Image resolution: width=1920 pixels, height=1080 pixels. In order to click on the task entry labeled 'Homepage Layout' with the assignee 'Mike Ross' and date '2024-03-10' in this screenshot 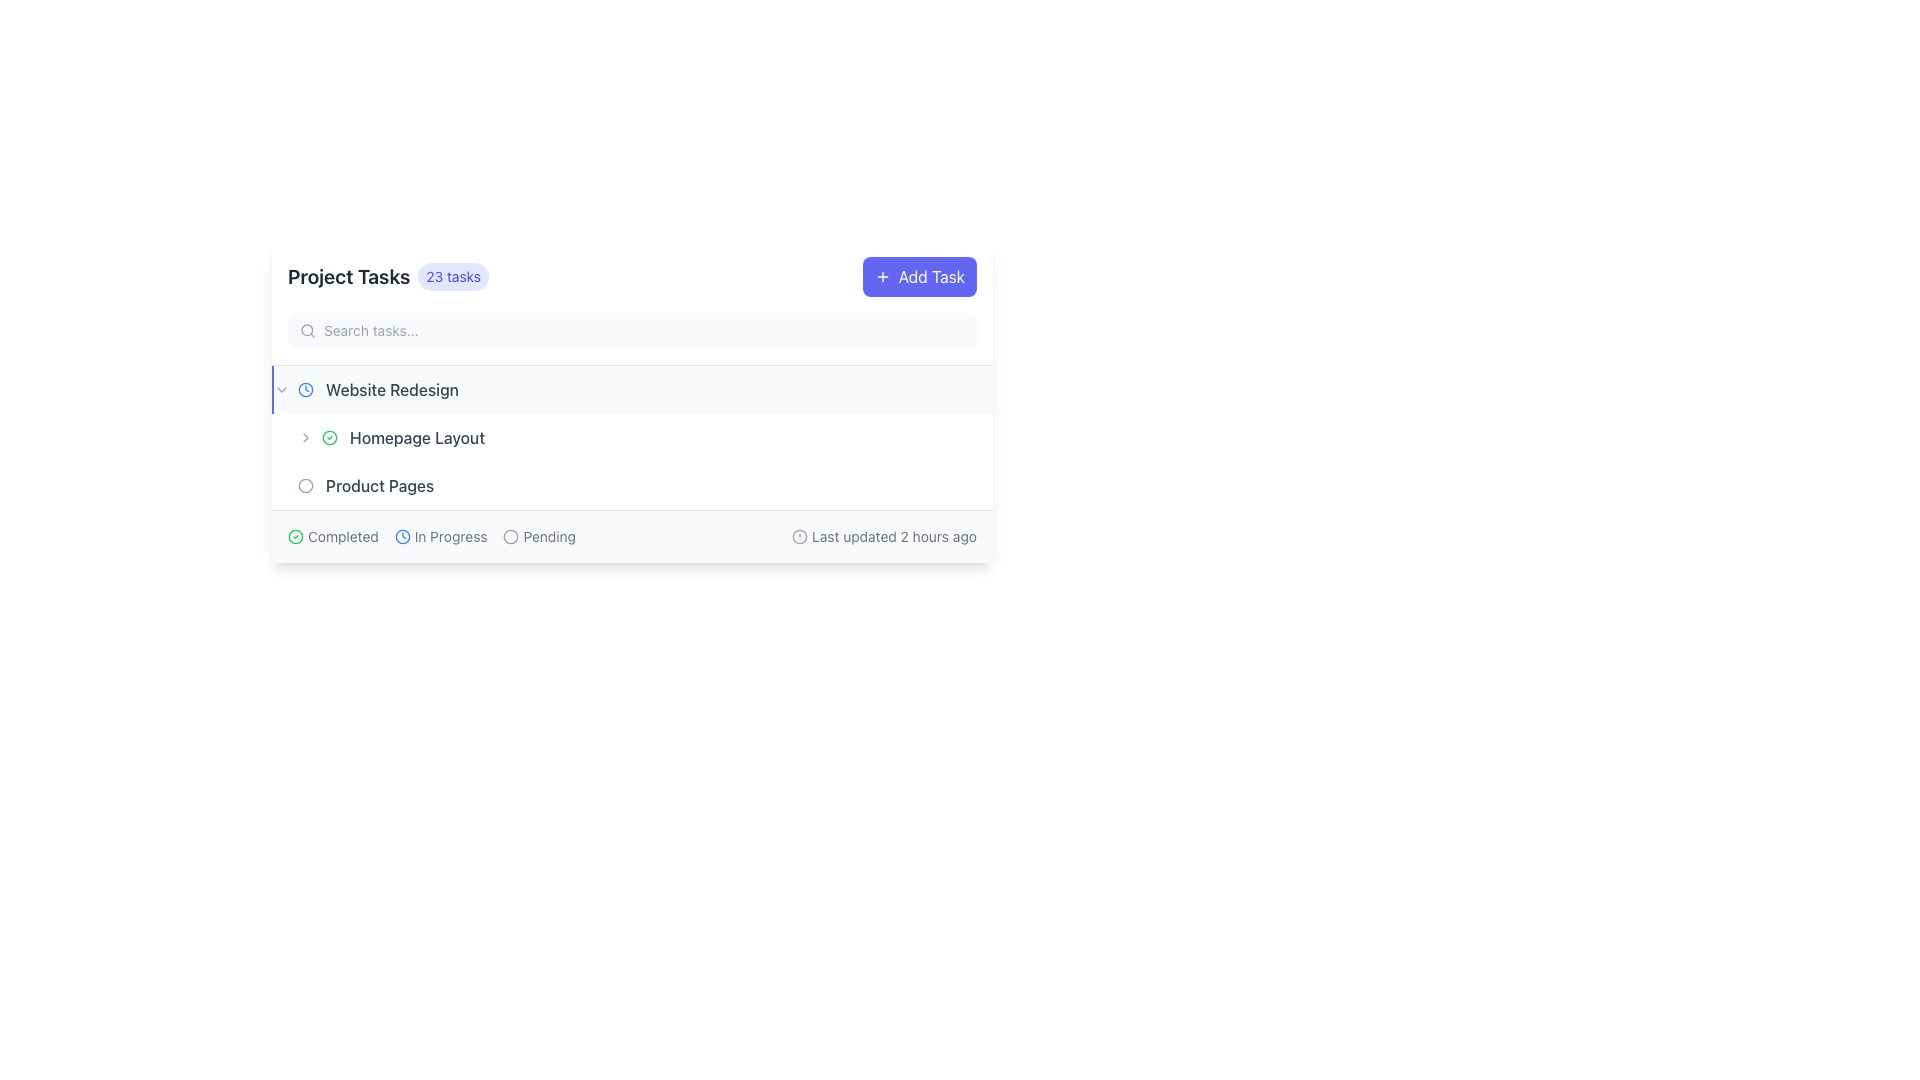, I will do `click(631, 462)`.